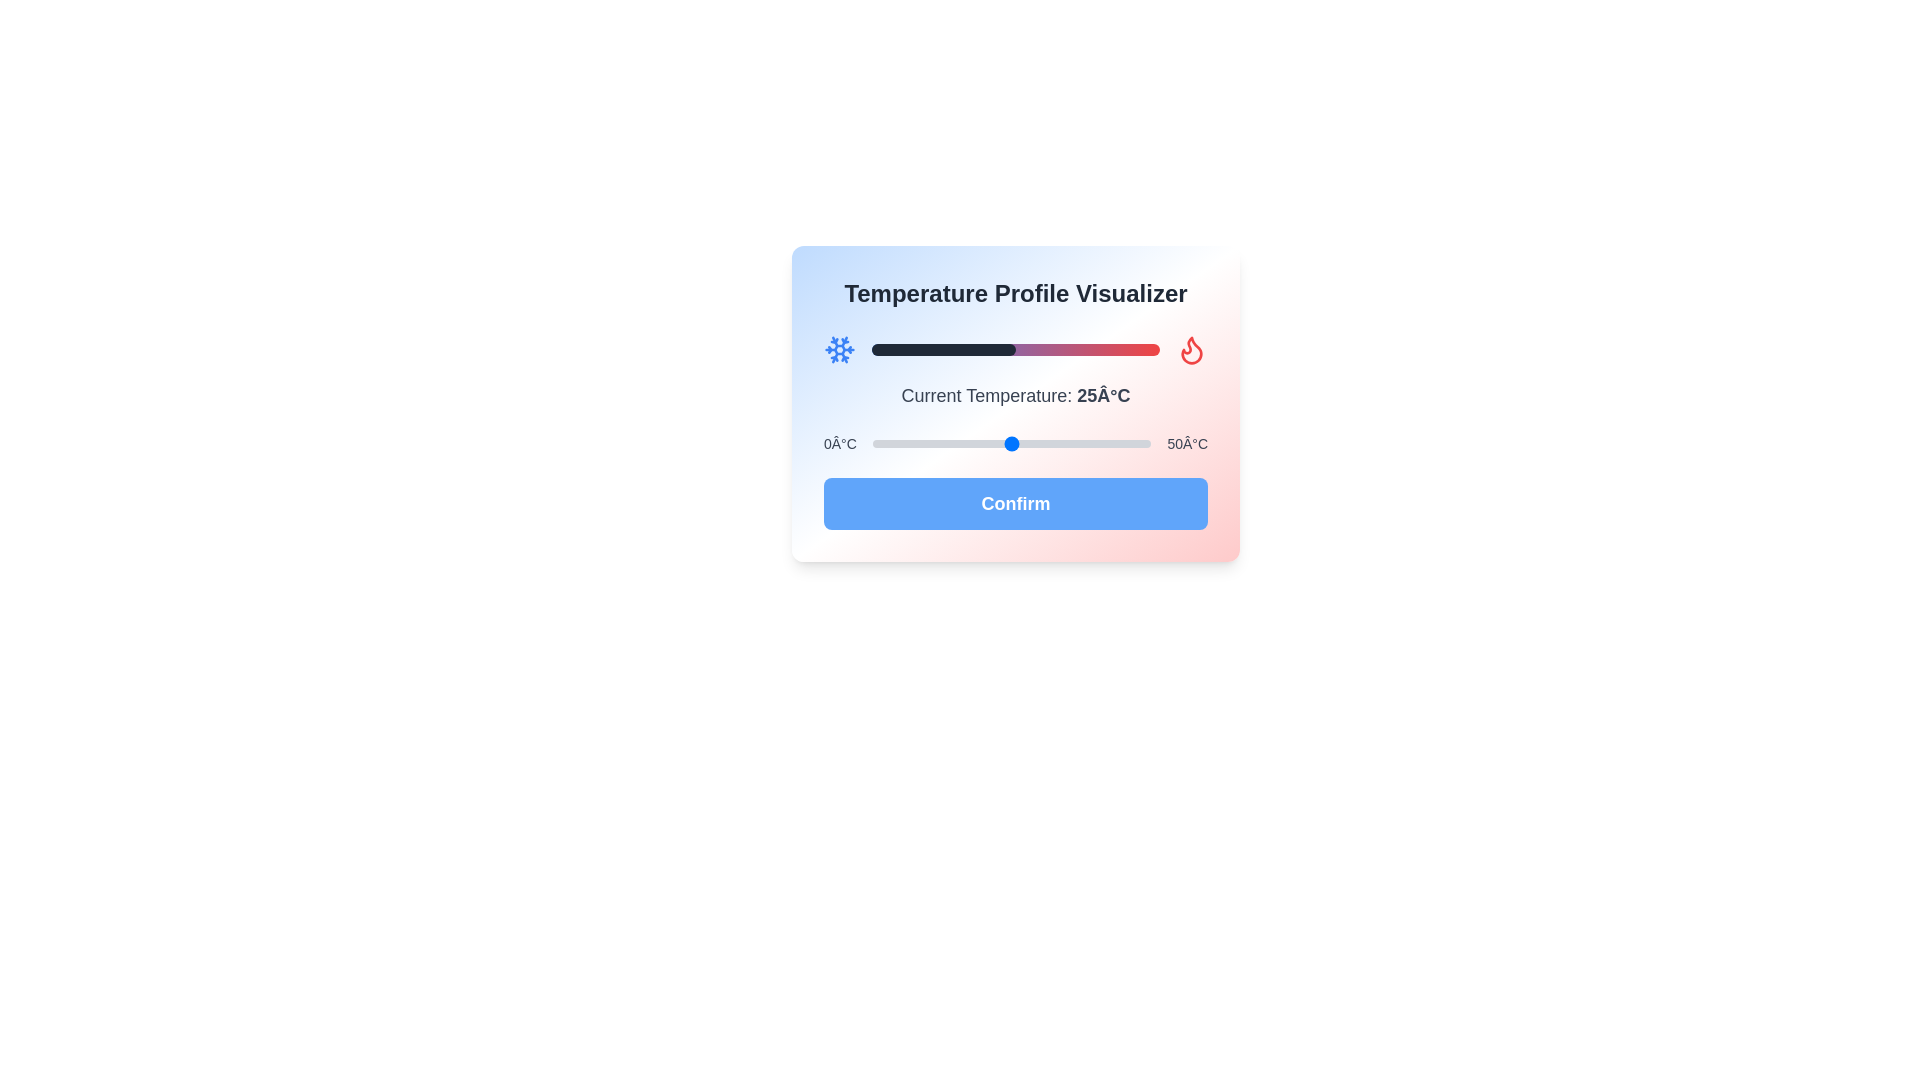  Describe the element at coordinates (1105, 442) in the screenshot. I see `the temperature to 42°C using the slider` at that location.